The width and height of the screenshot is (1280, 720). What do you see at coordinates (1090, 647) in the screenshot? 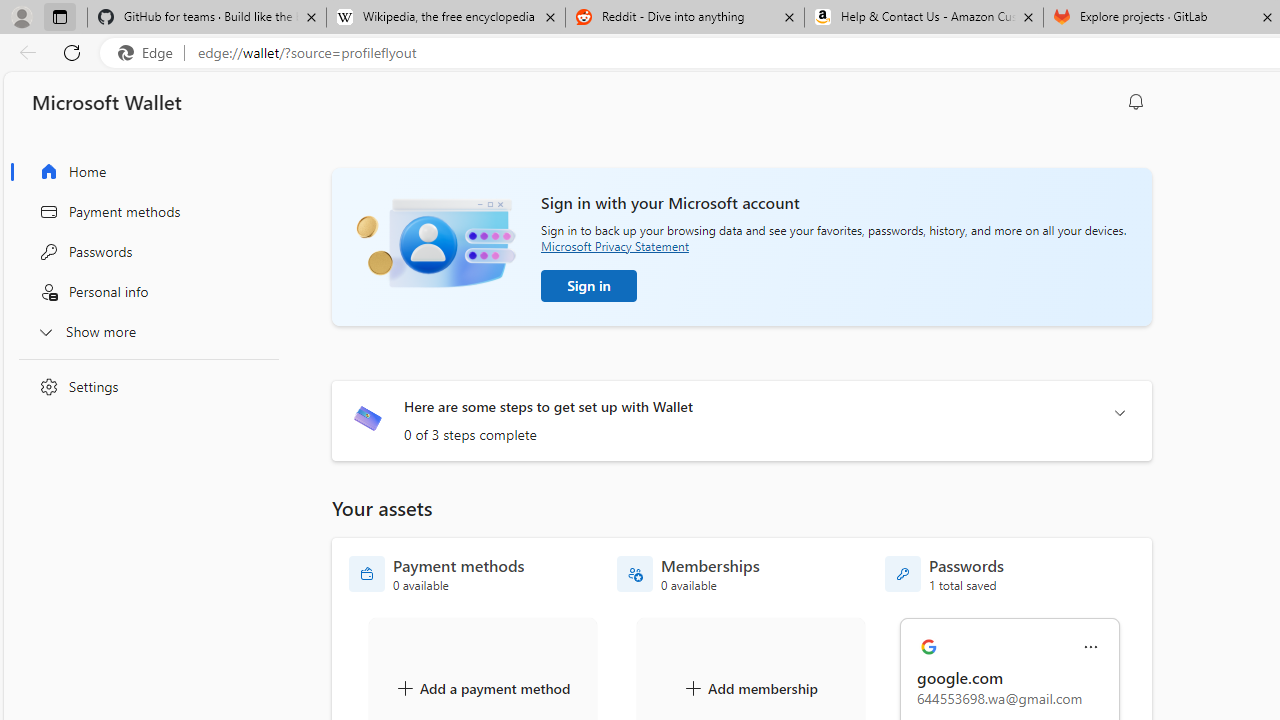
I see `'More actions'` at bounding box center [1090, 647].